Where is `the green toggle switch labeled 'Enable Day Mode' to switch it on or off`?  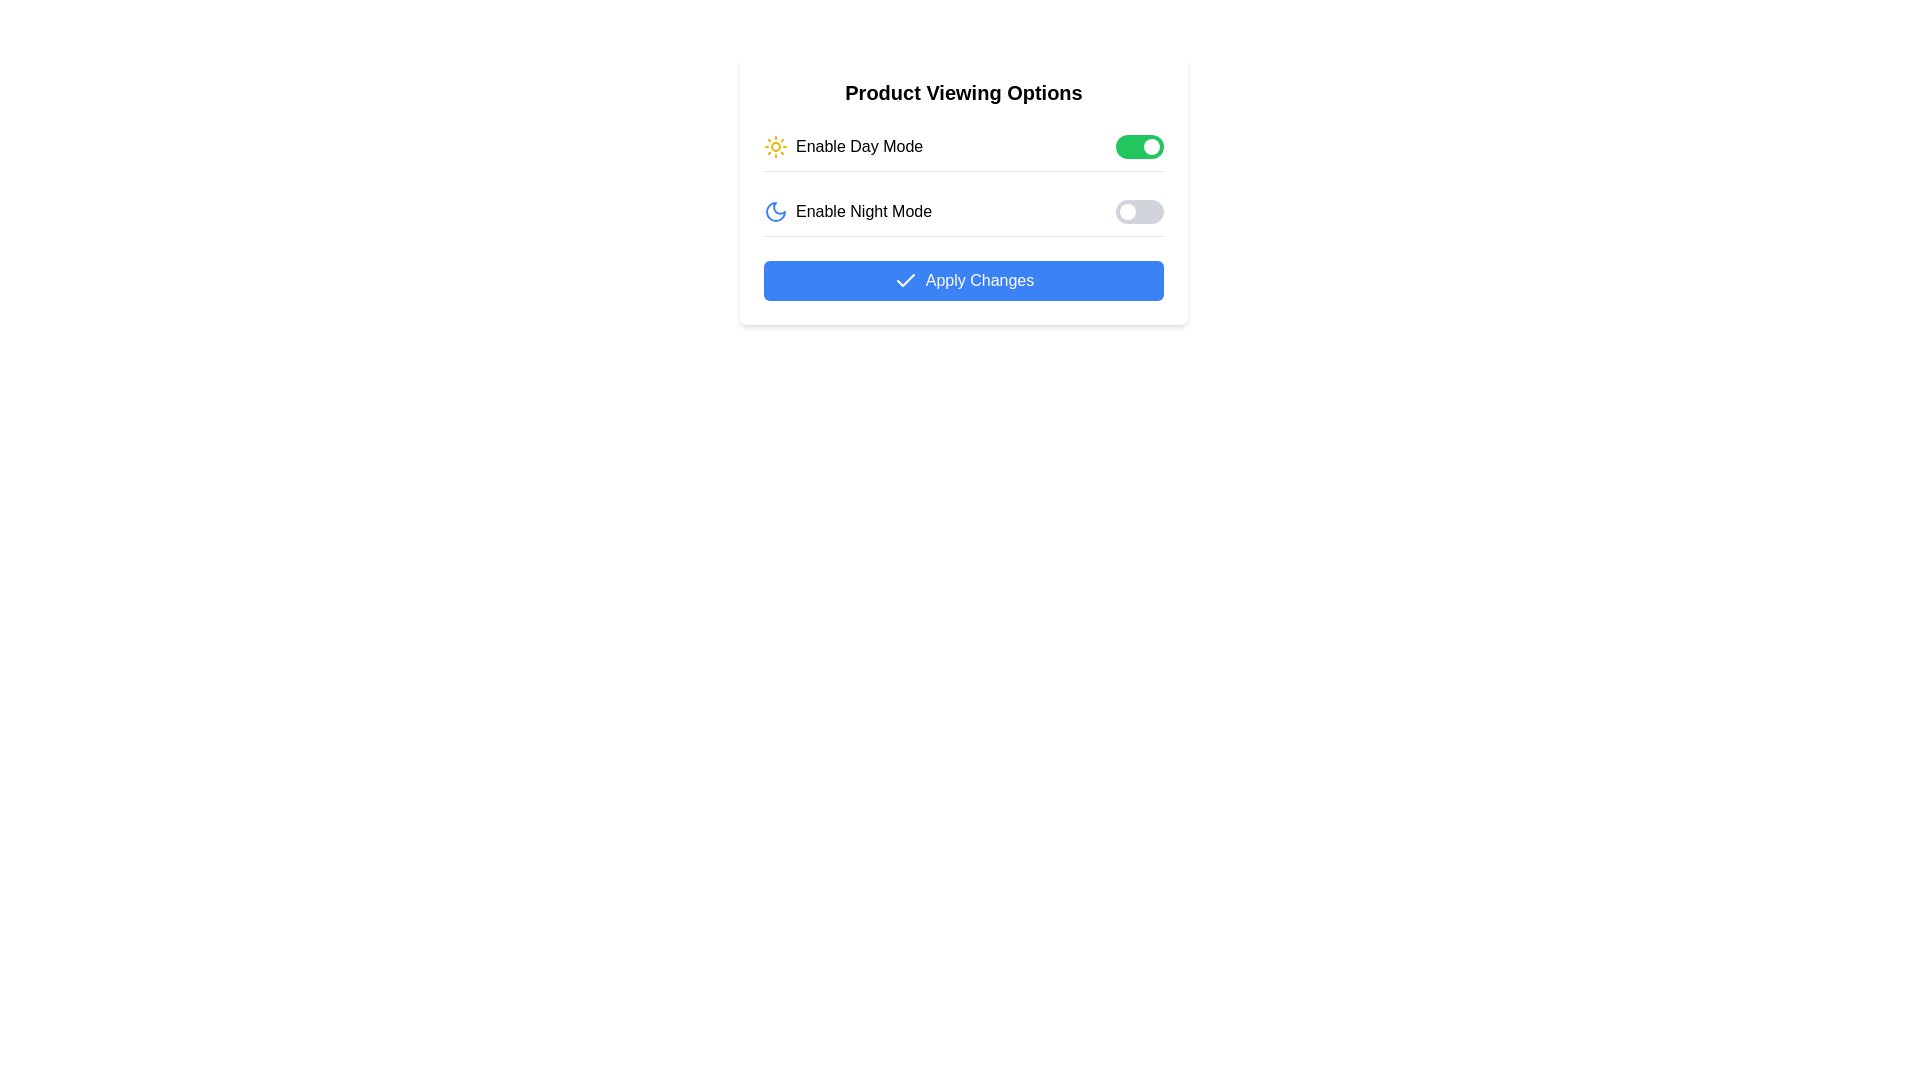 the green toggle switch labeled 'Enable Day Mode' to switch it on or off is located at coordinates (964, 145).